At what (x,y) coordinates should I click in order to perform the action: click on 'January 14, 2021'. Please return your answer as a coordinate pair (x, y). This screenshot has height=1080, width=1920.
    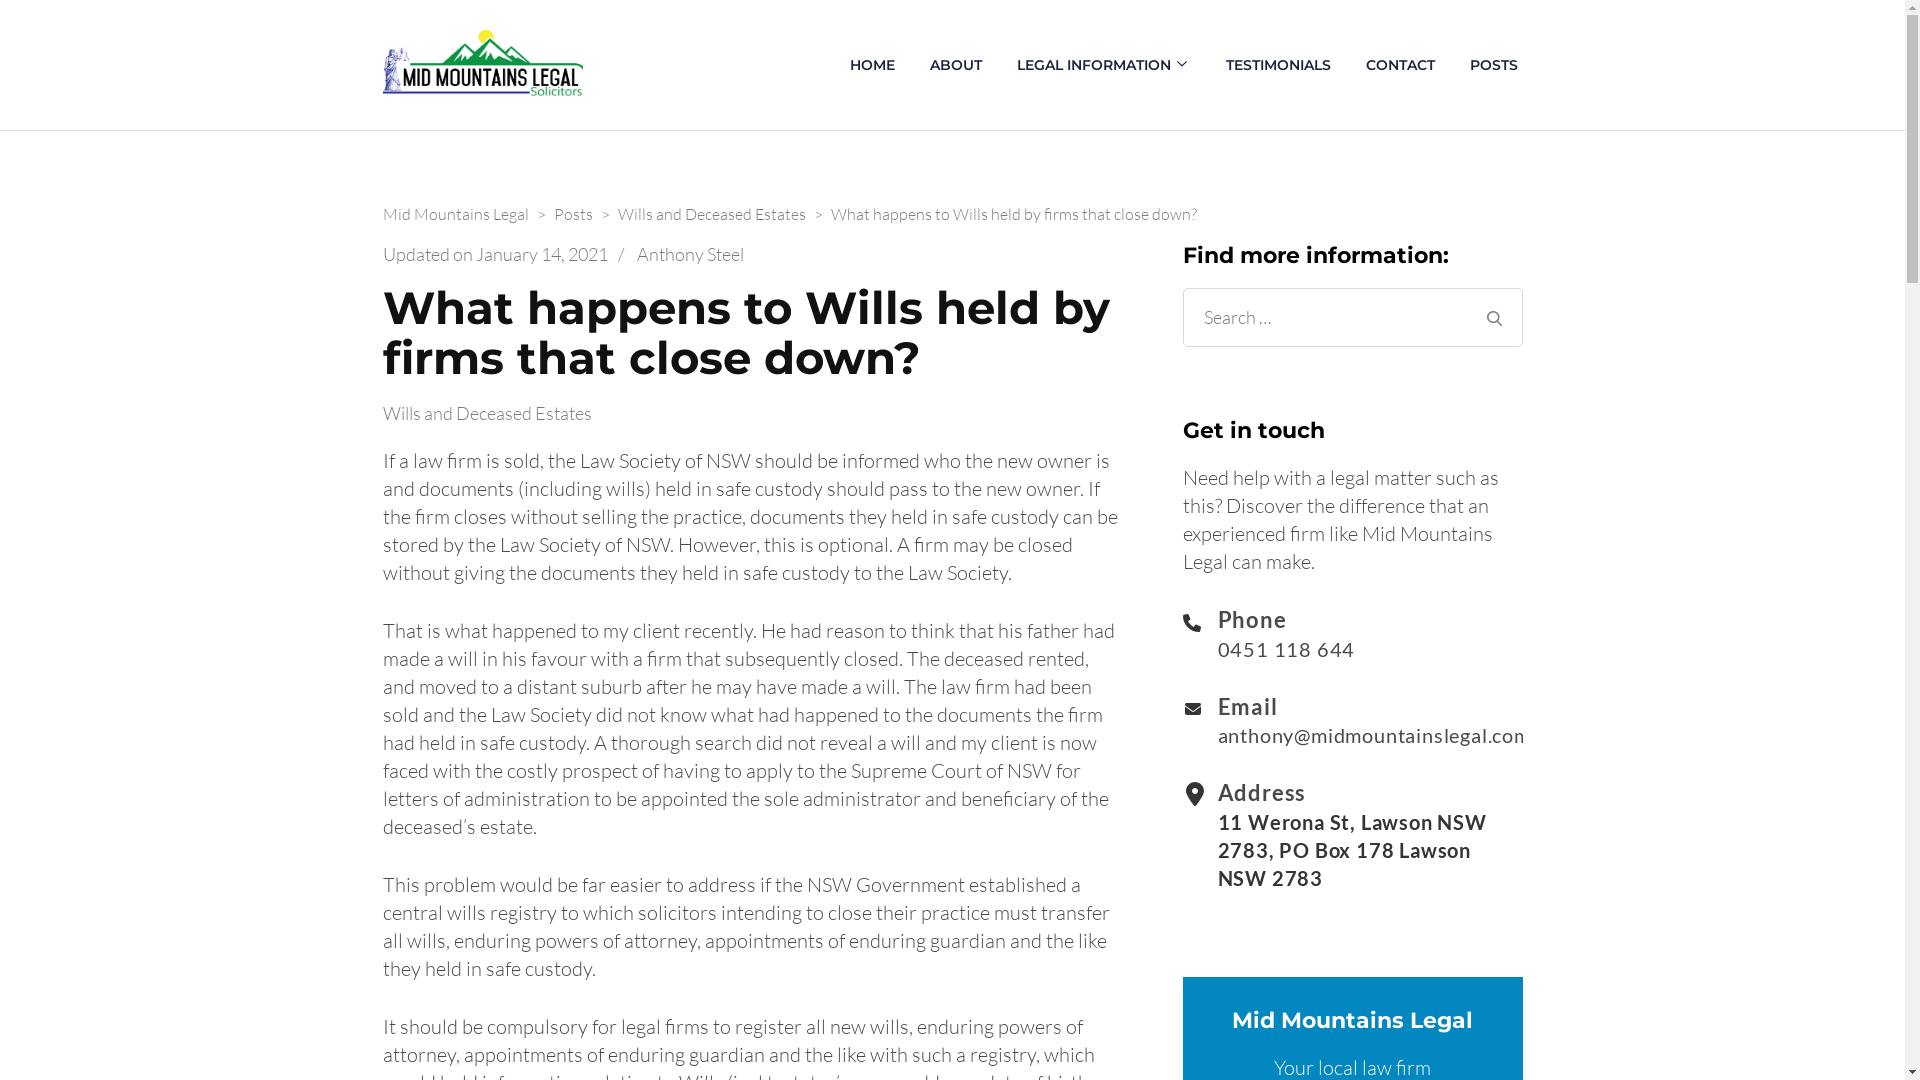
    Looking at the image, I should click on (474, 253).